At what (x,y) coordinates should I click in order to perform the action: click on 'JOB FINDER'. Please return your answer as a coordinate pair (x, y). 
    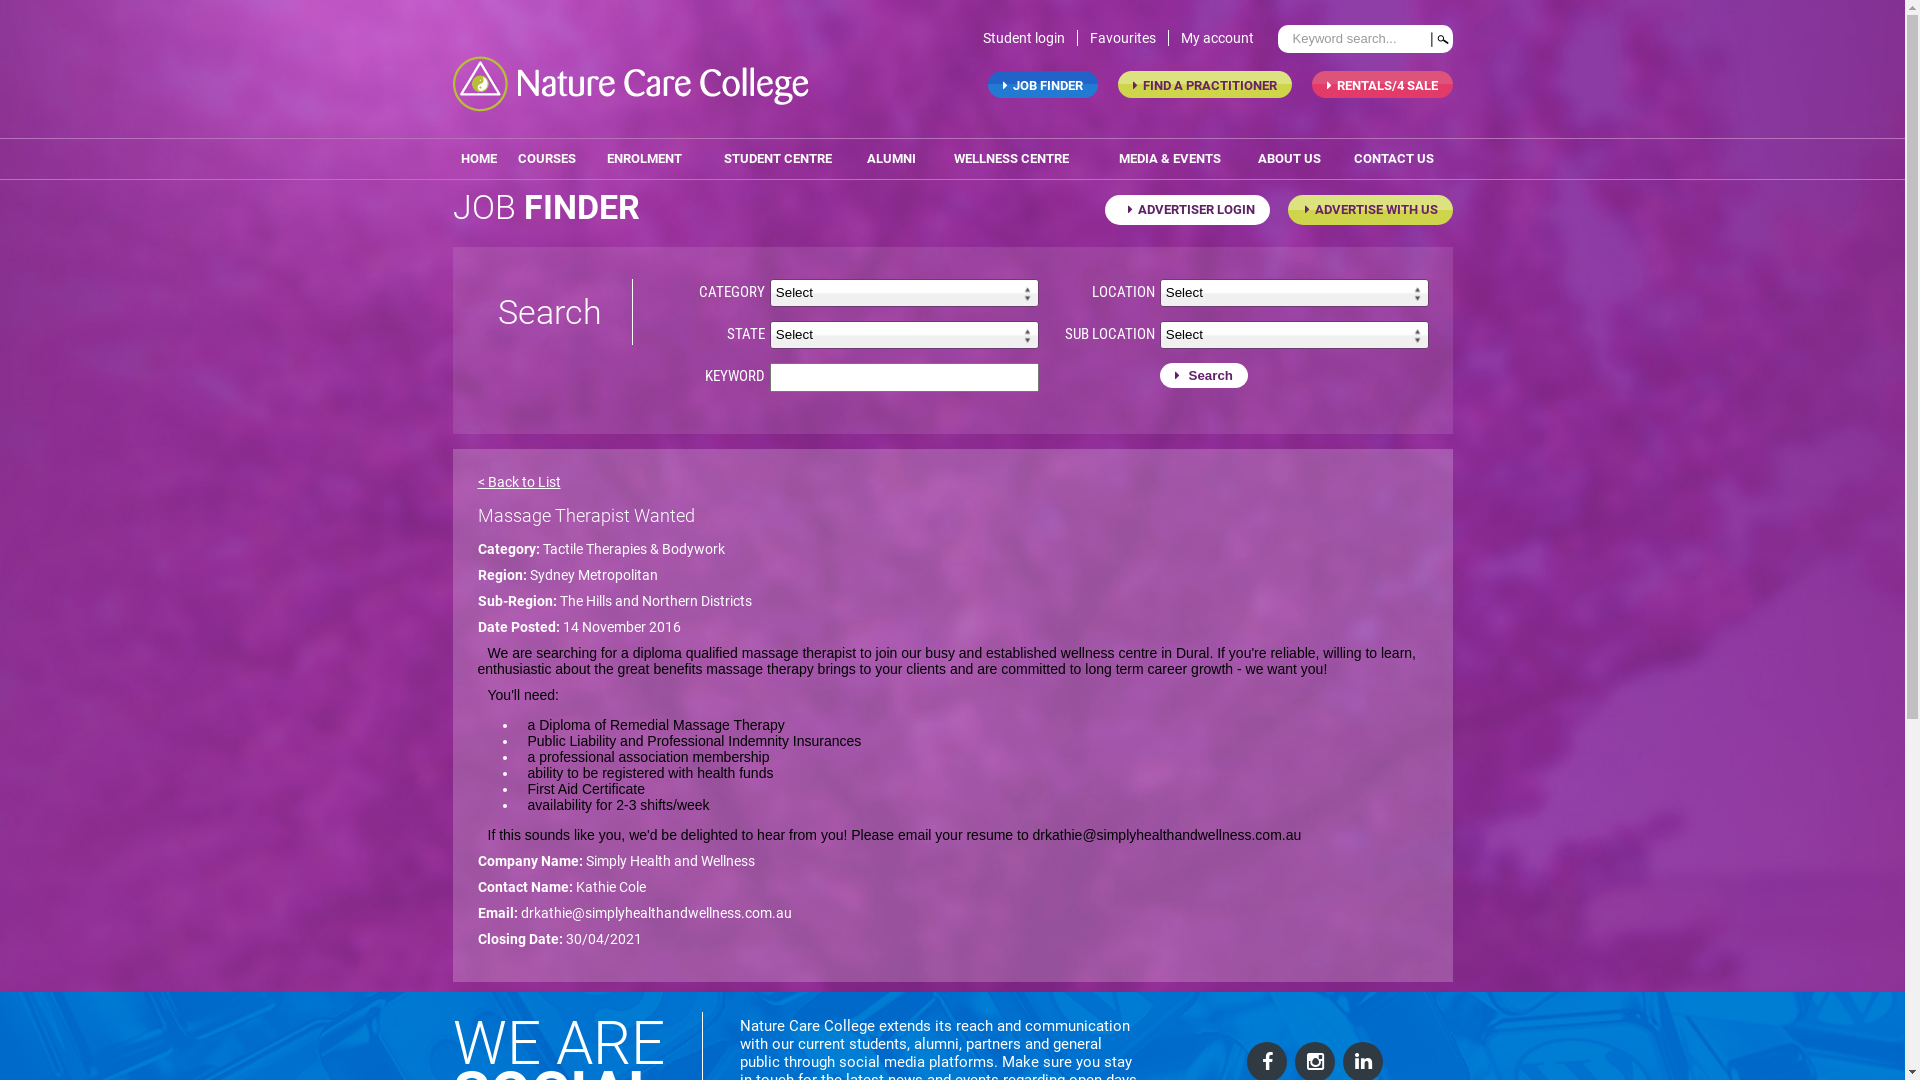
    Looking at the image, I should click on (988, 83).